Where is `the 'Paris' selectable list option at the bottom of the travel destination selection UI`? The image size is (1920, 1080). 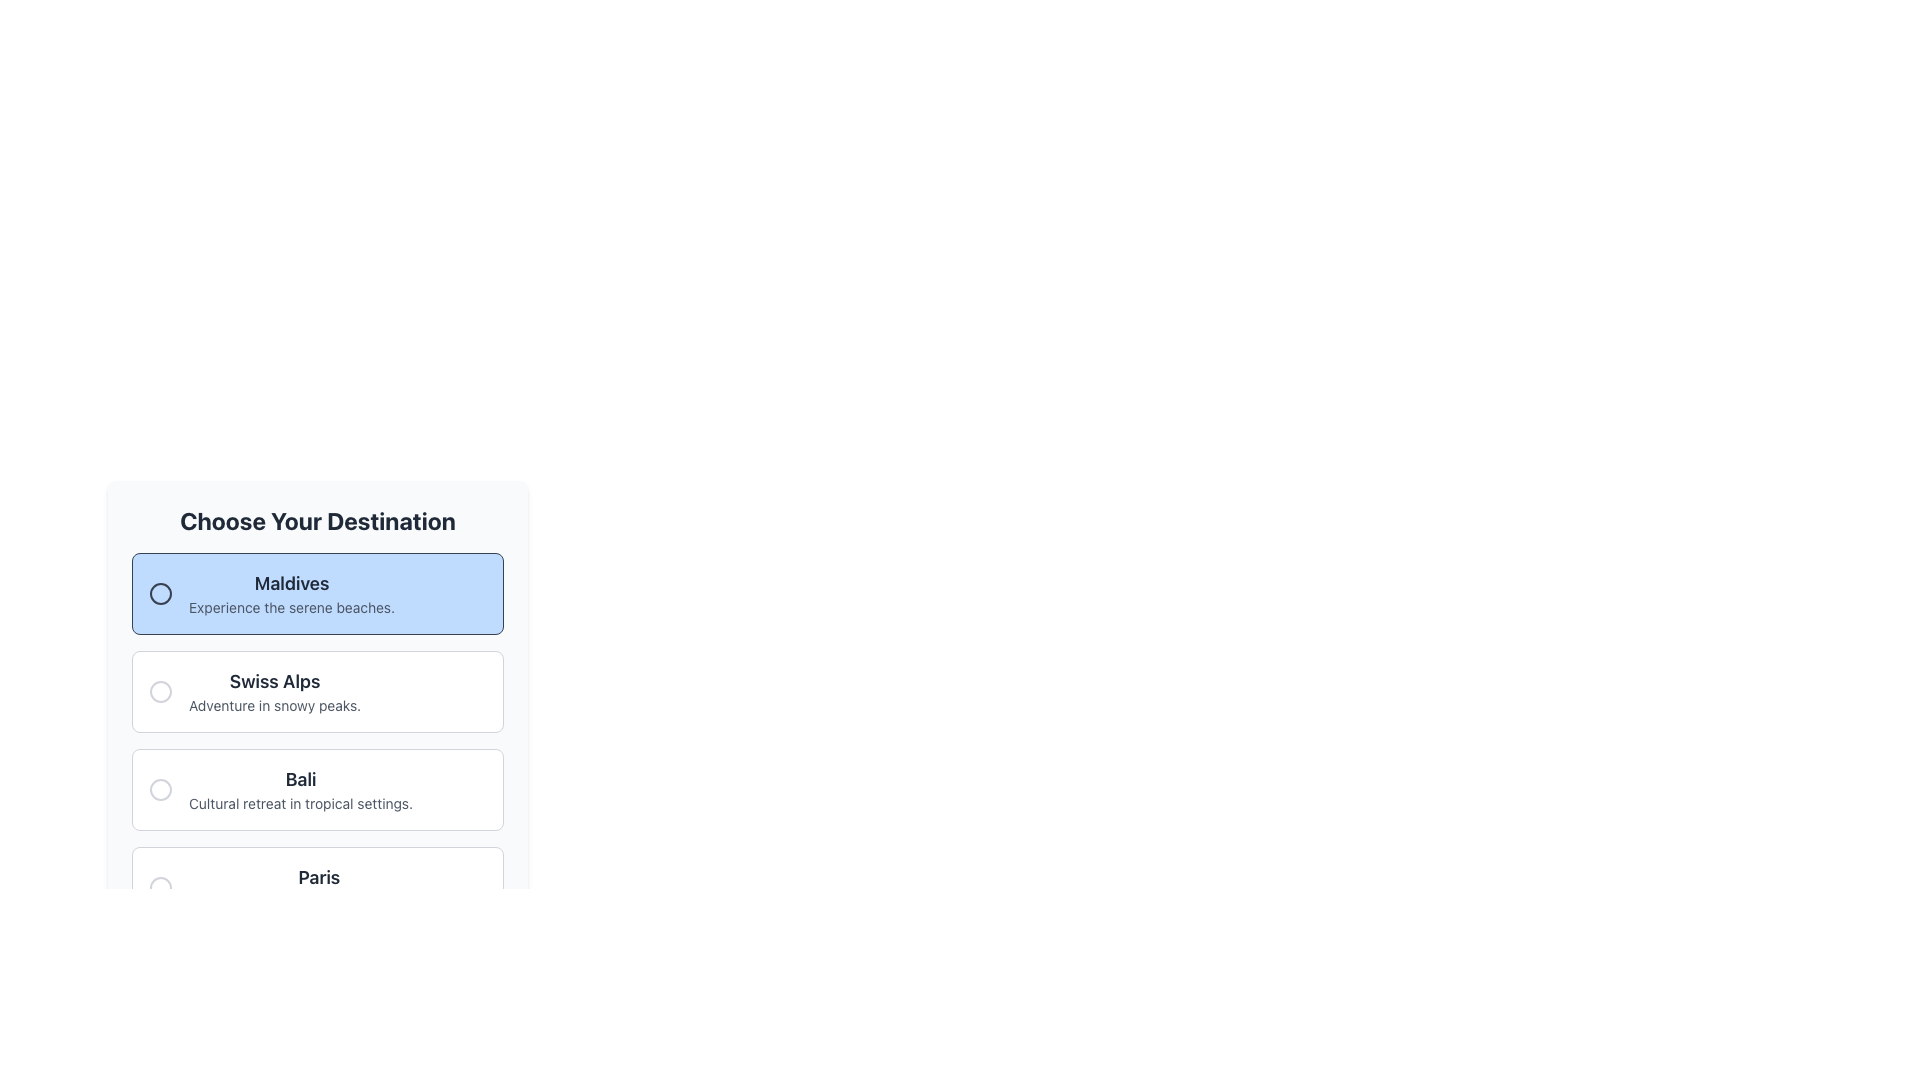
the 'Paris' selectable list option at the bottom of the travel destination selection UI is located at coordinates (316, 886).